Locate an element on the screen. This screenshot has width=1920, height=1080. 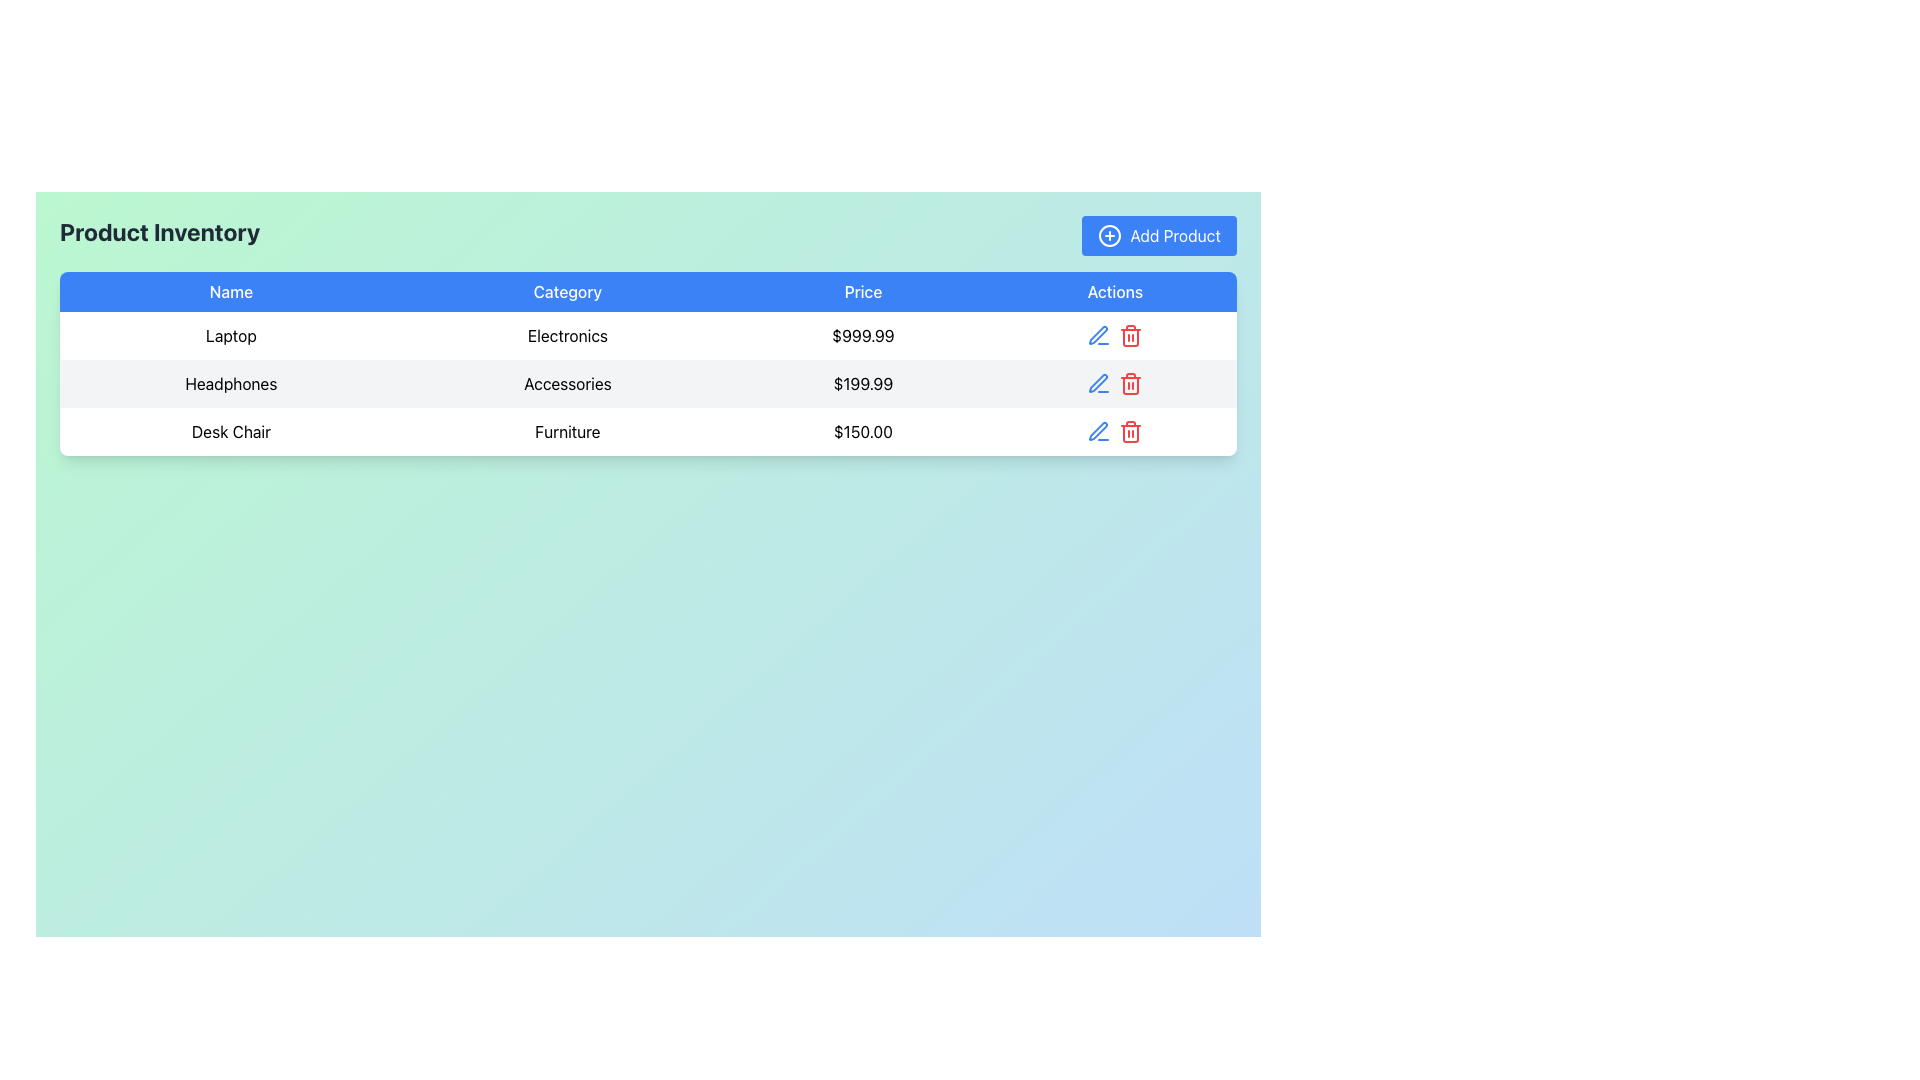
the blue pencil icon in the Button Group located in the last row of the table under the 'Actions' column is located at coordinates (1114, 431).